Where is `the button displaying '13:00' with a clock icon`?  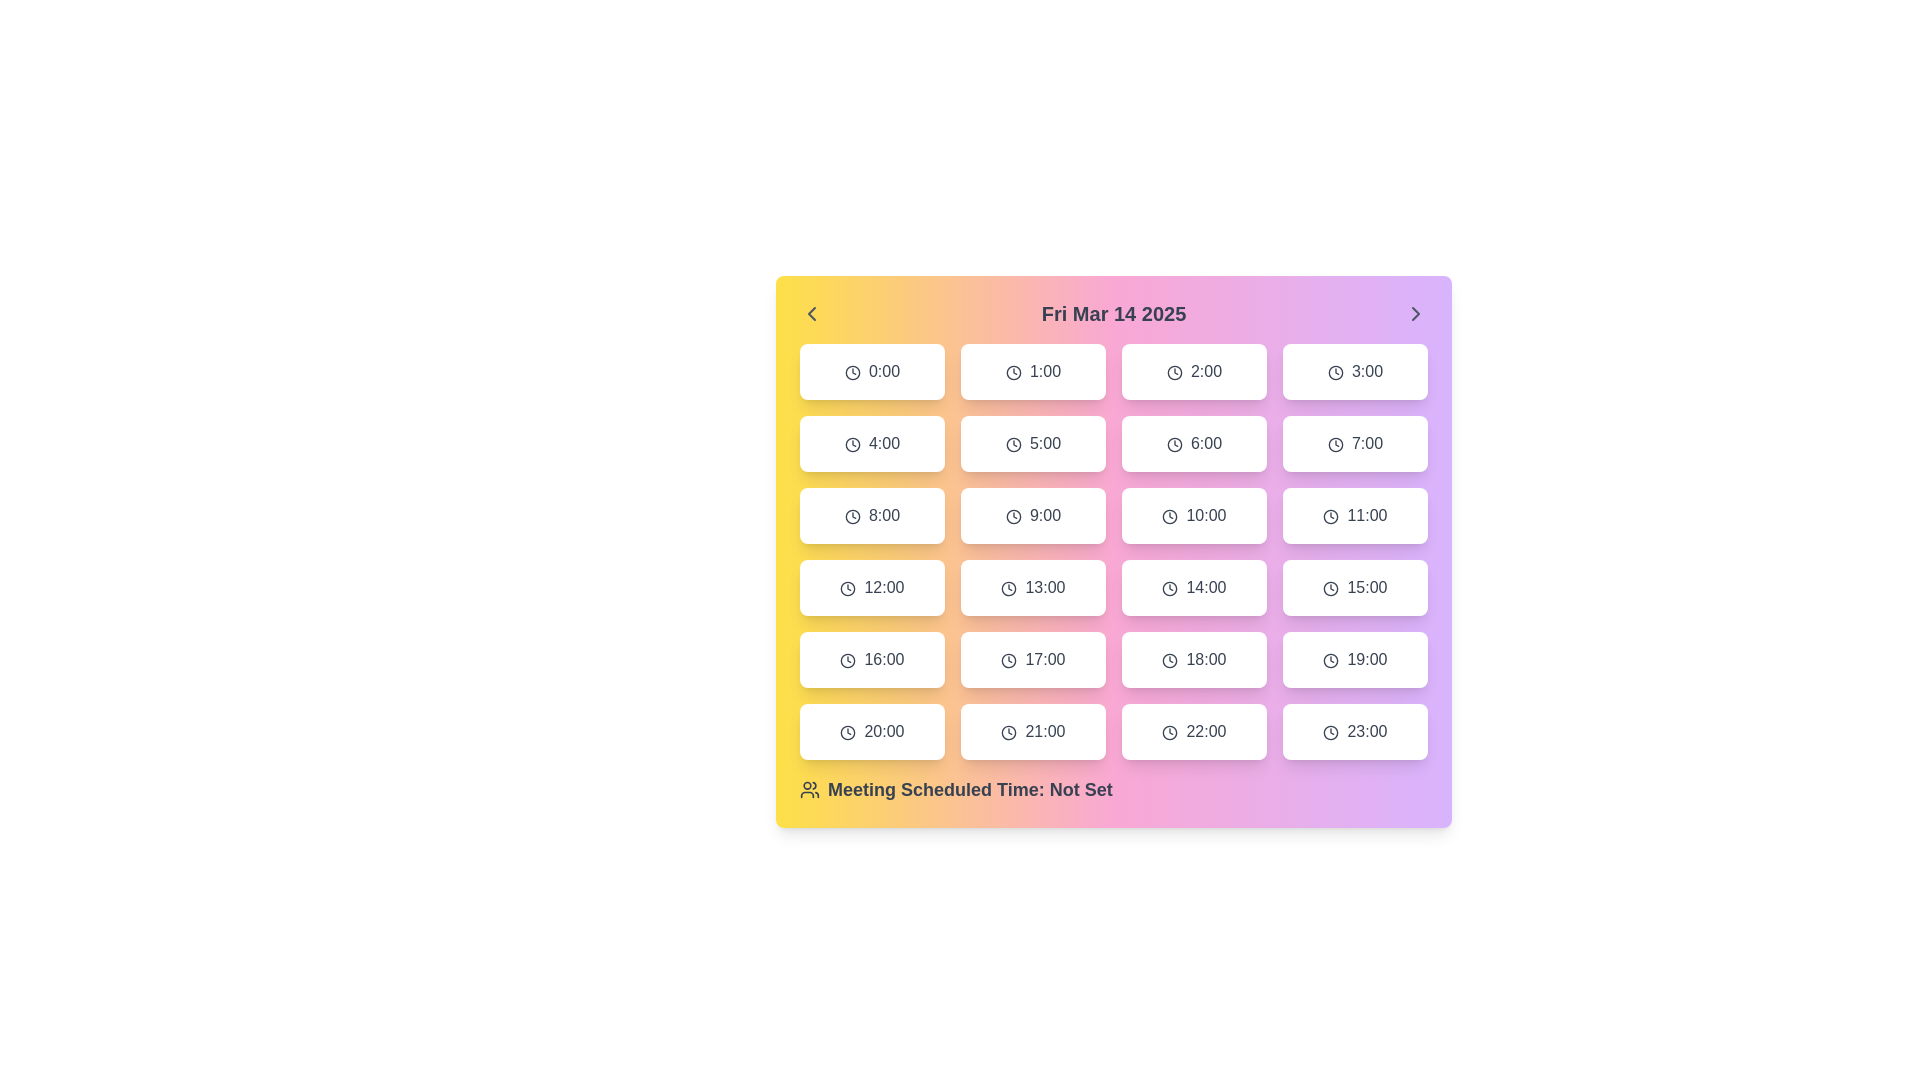
the button displaying '13:00' with a clock icon is located at coordinates (1033, 586).